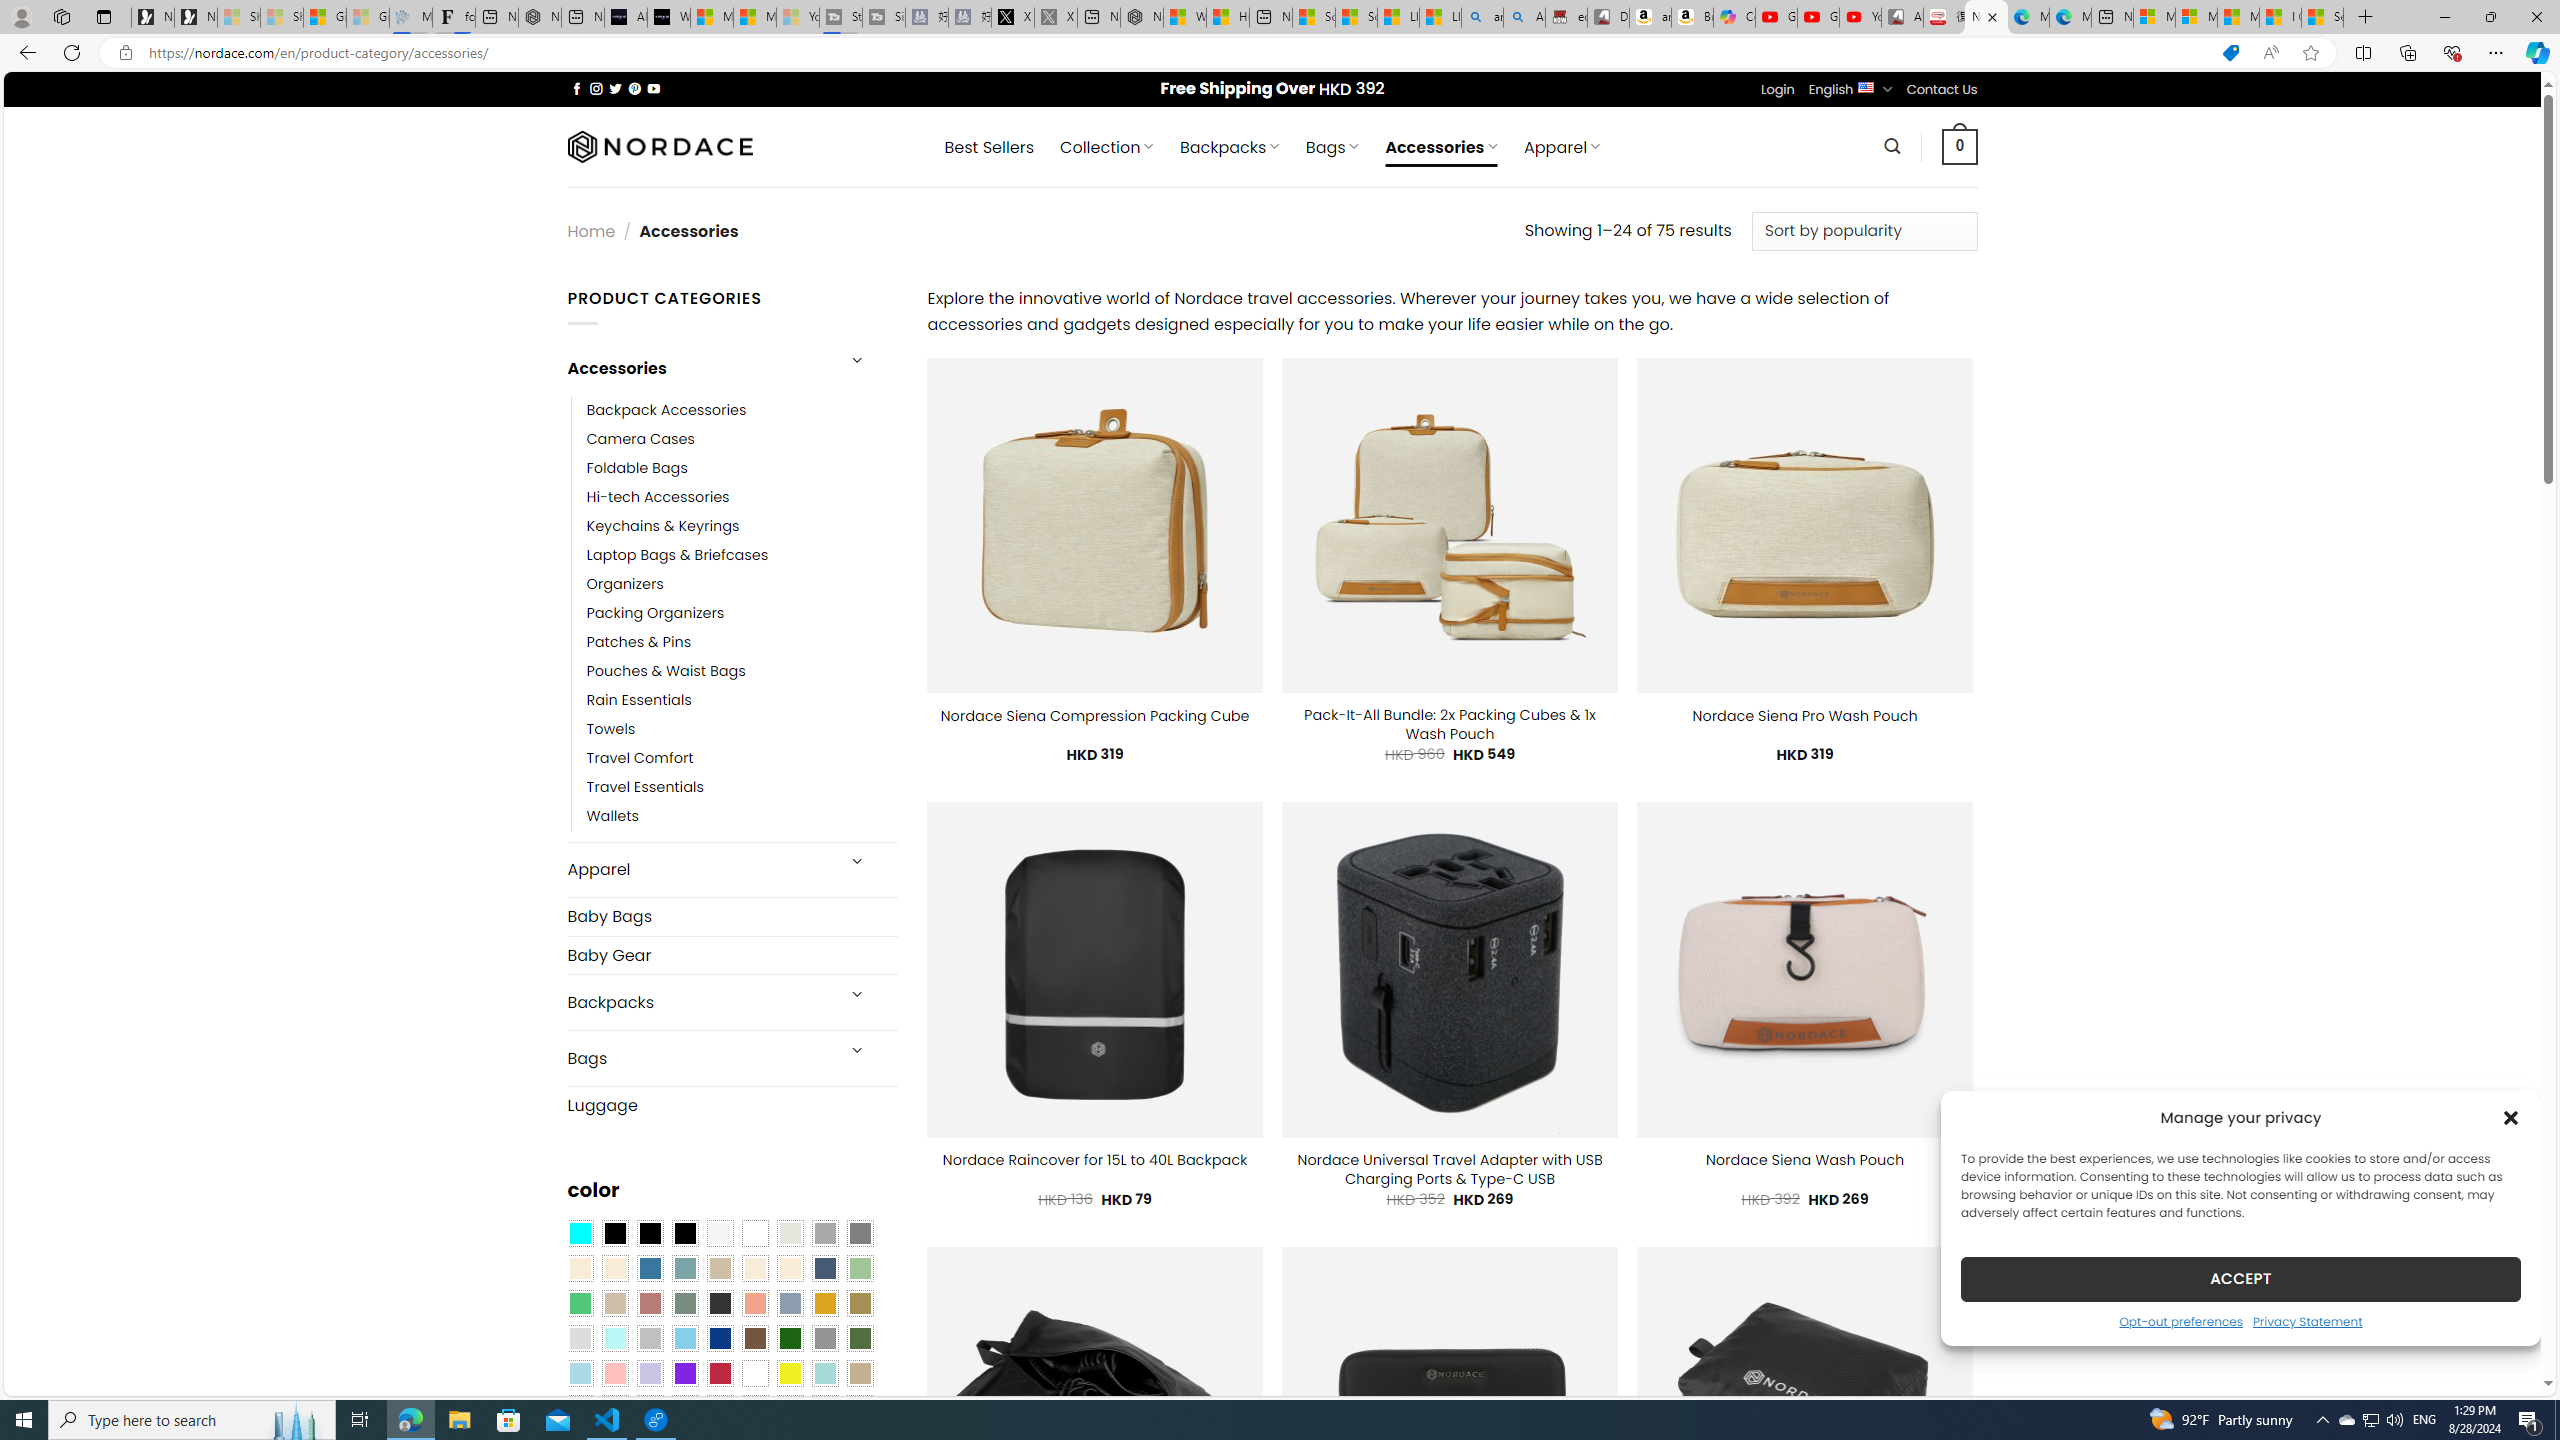 The width and height of the screenshot is (2560, 1440). Describe the element at coordinates (2278, 16) in the screenshot. I see `'I Gained 20 Pounds of Muscle in 30 Days! | Watch'` at that location.